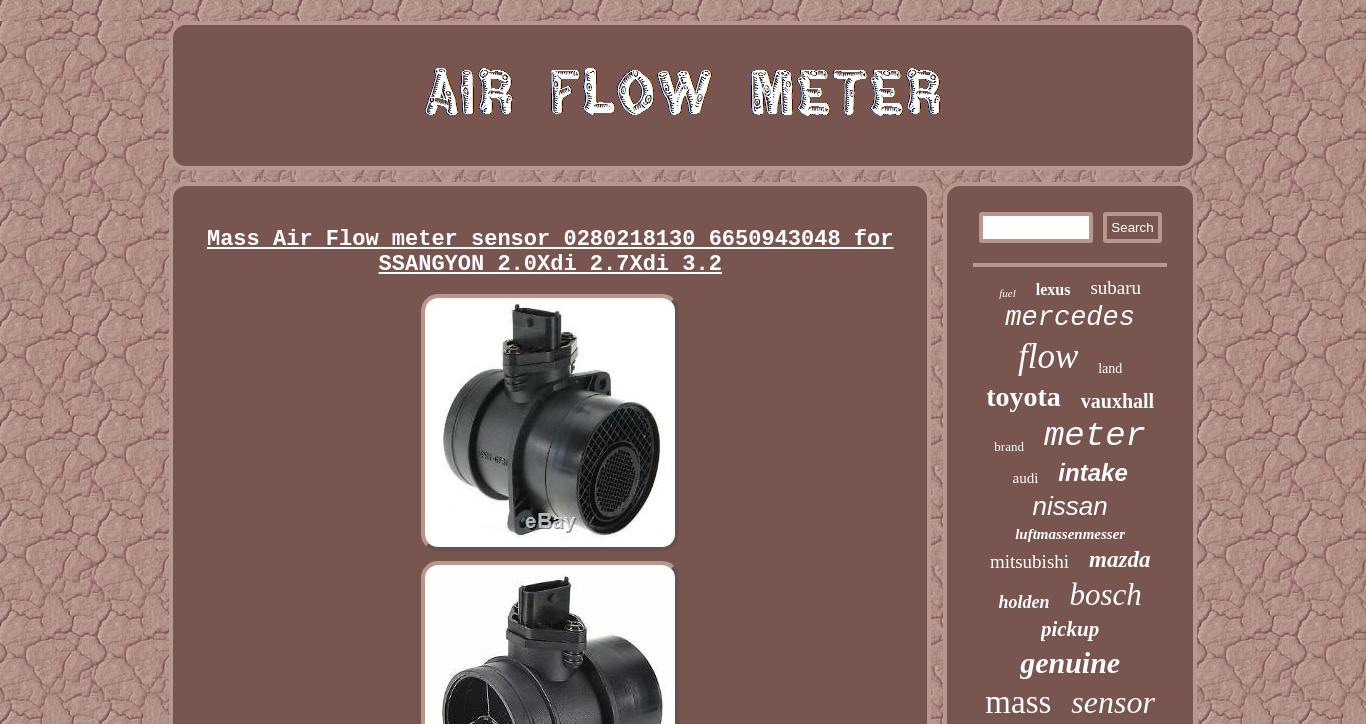 The width and height of the screenshot is (1366, 724). I want to click on 'subaru', so click(1114, 286).